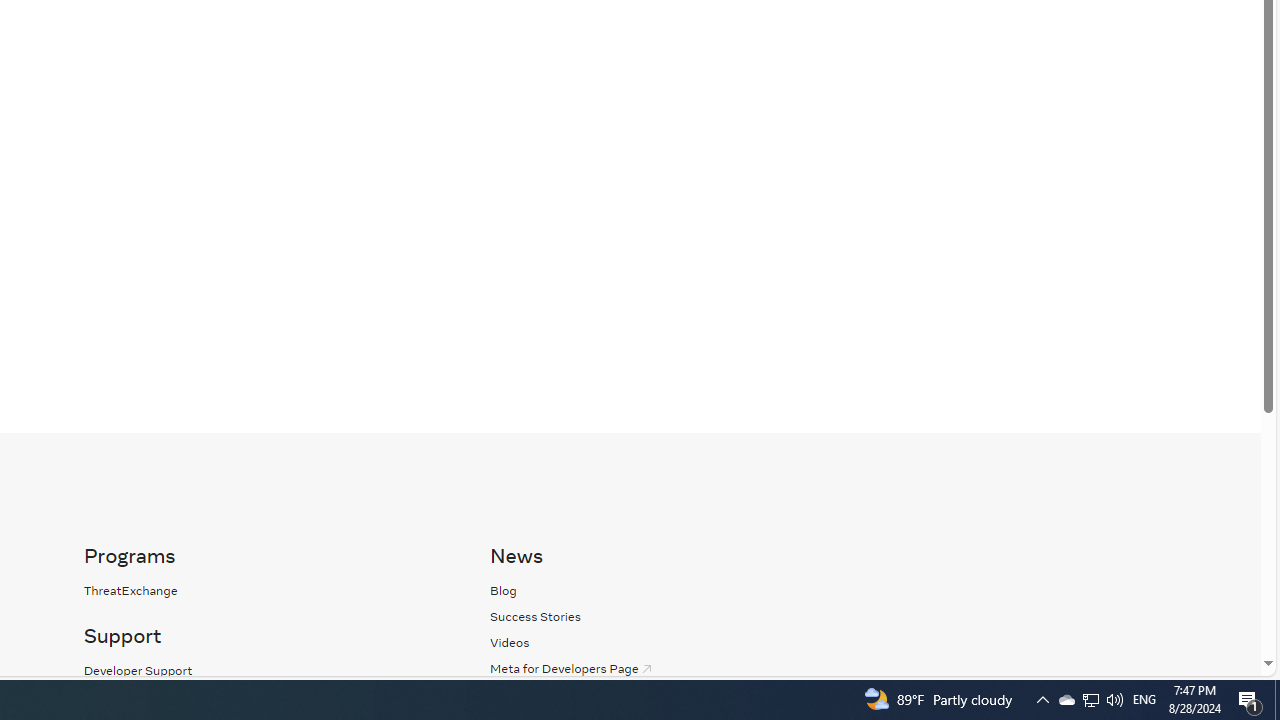 The height and width of the screenshot is (720, 1280). Describe the element at coordinates (571, 668) in the screenshot. I see `'Meta for Developers Page'` at that location.